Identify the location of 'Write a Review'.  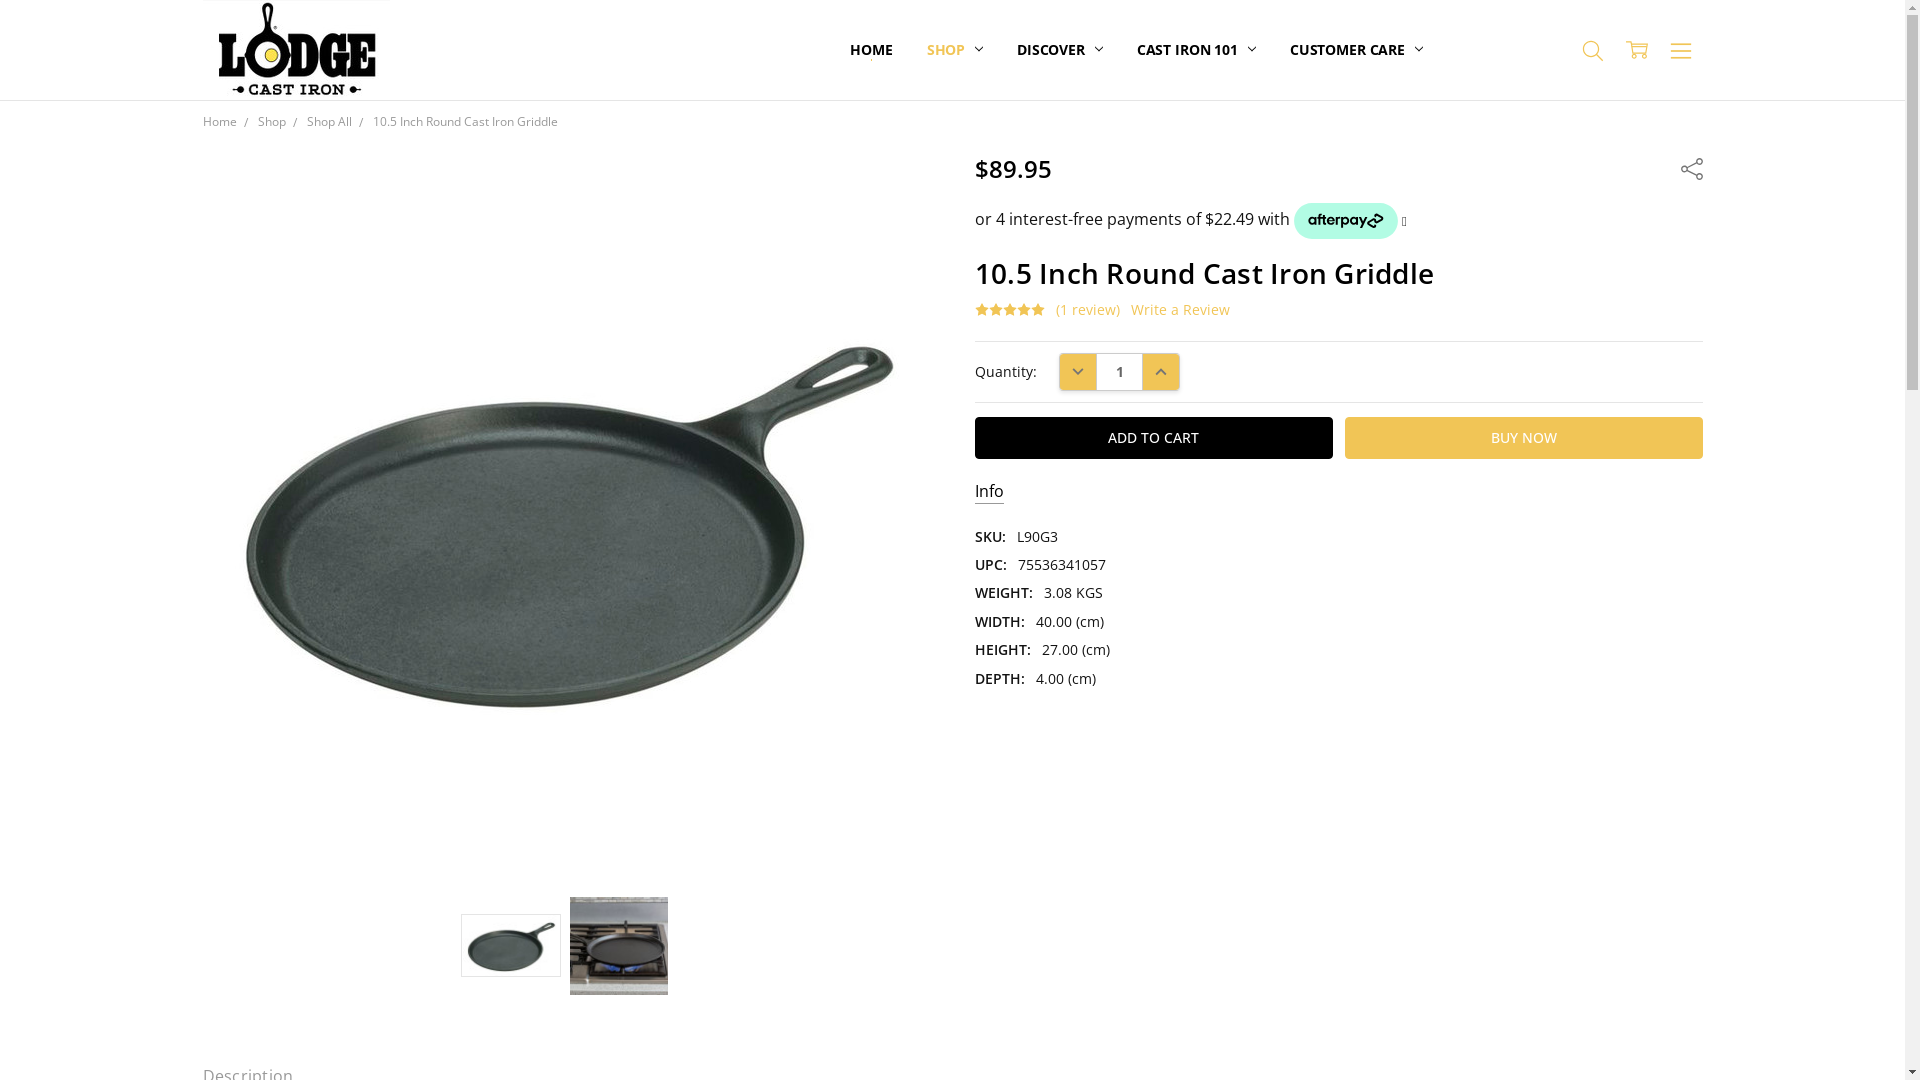
(1180, 309).